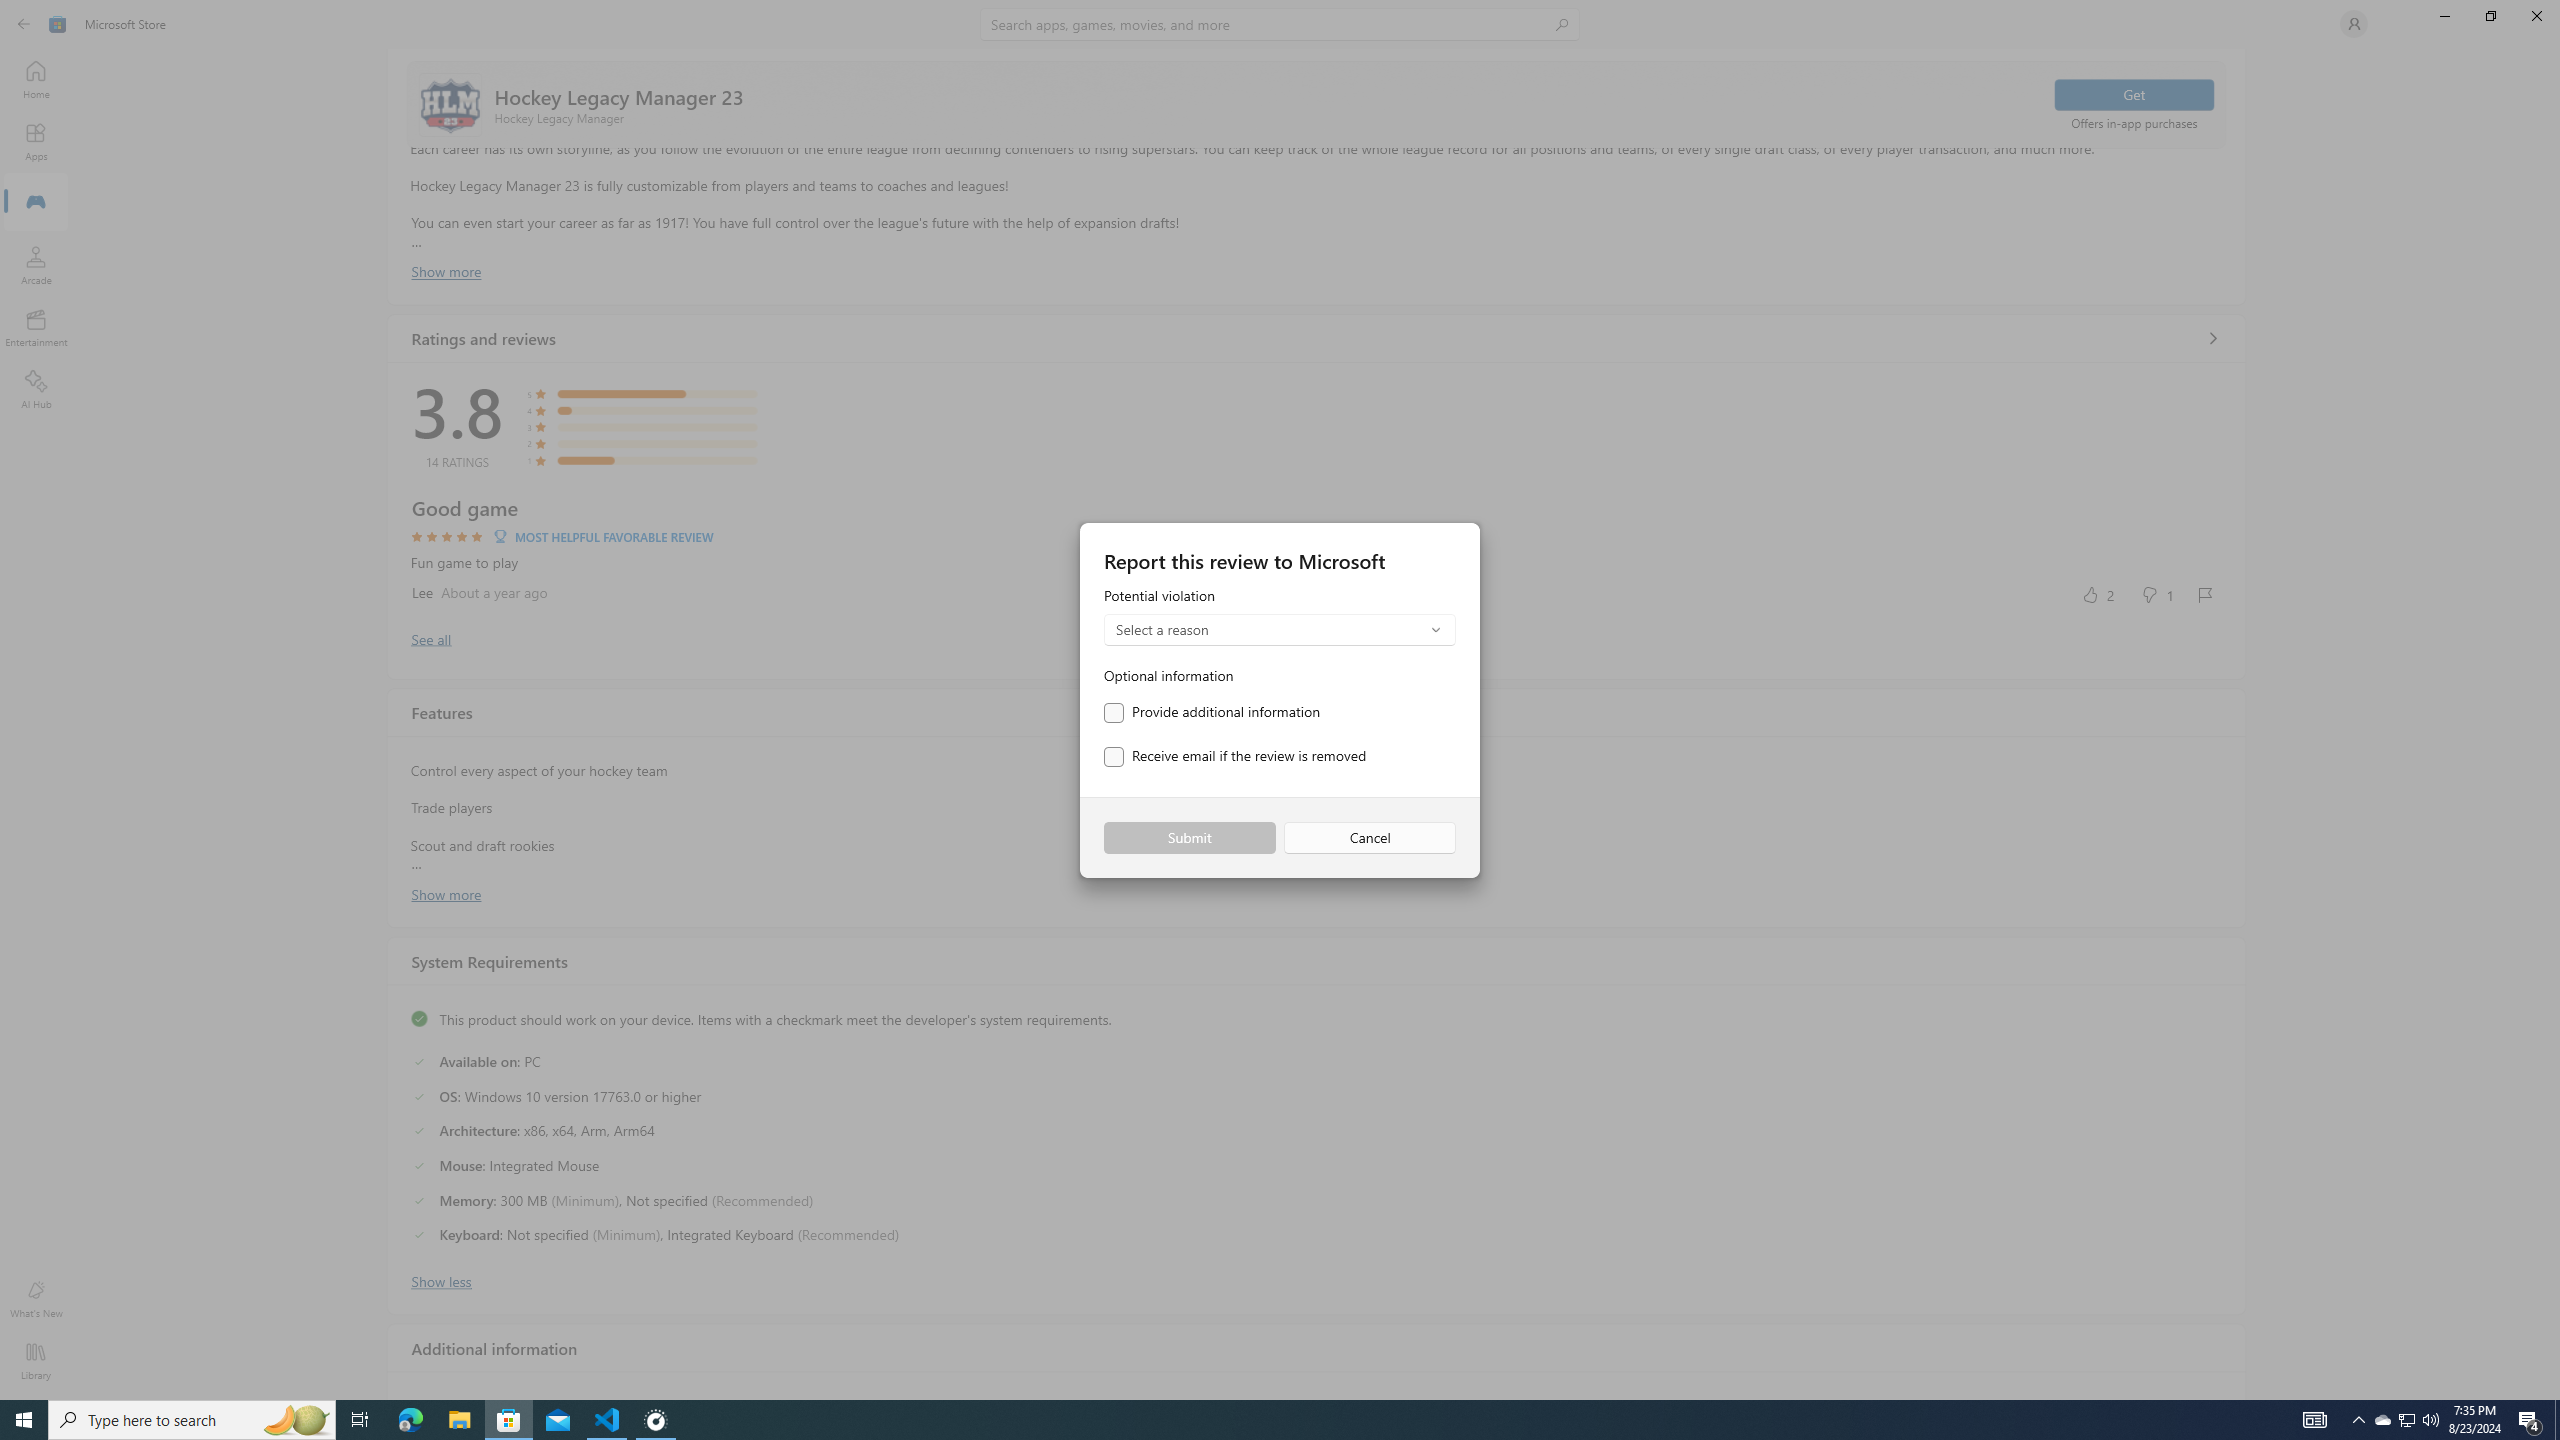  I want to click on 'Search', so click(1280, 23).